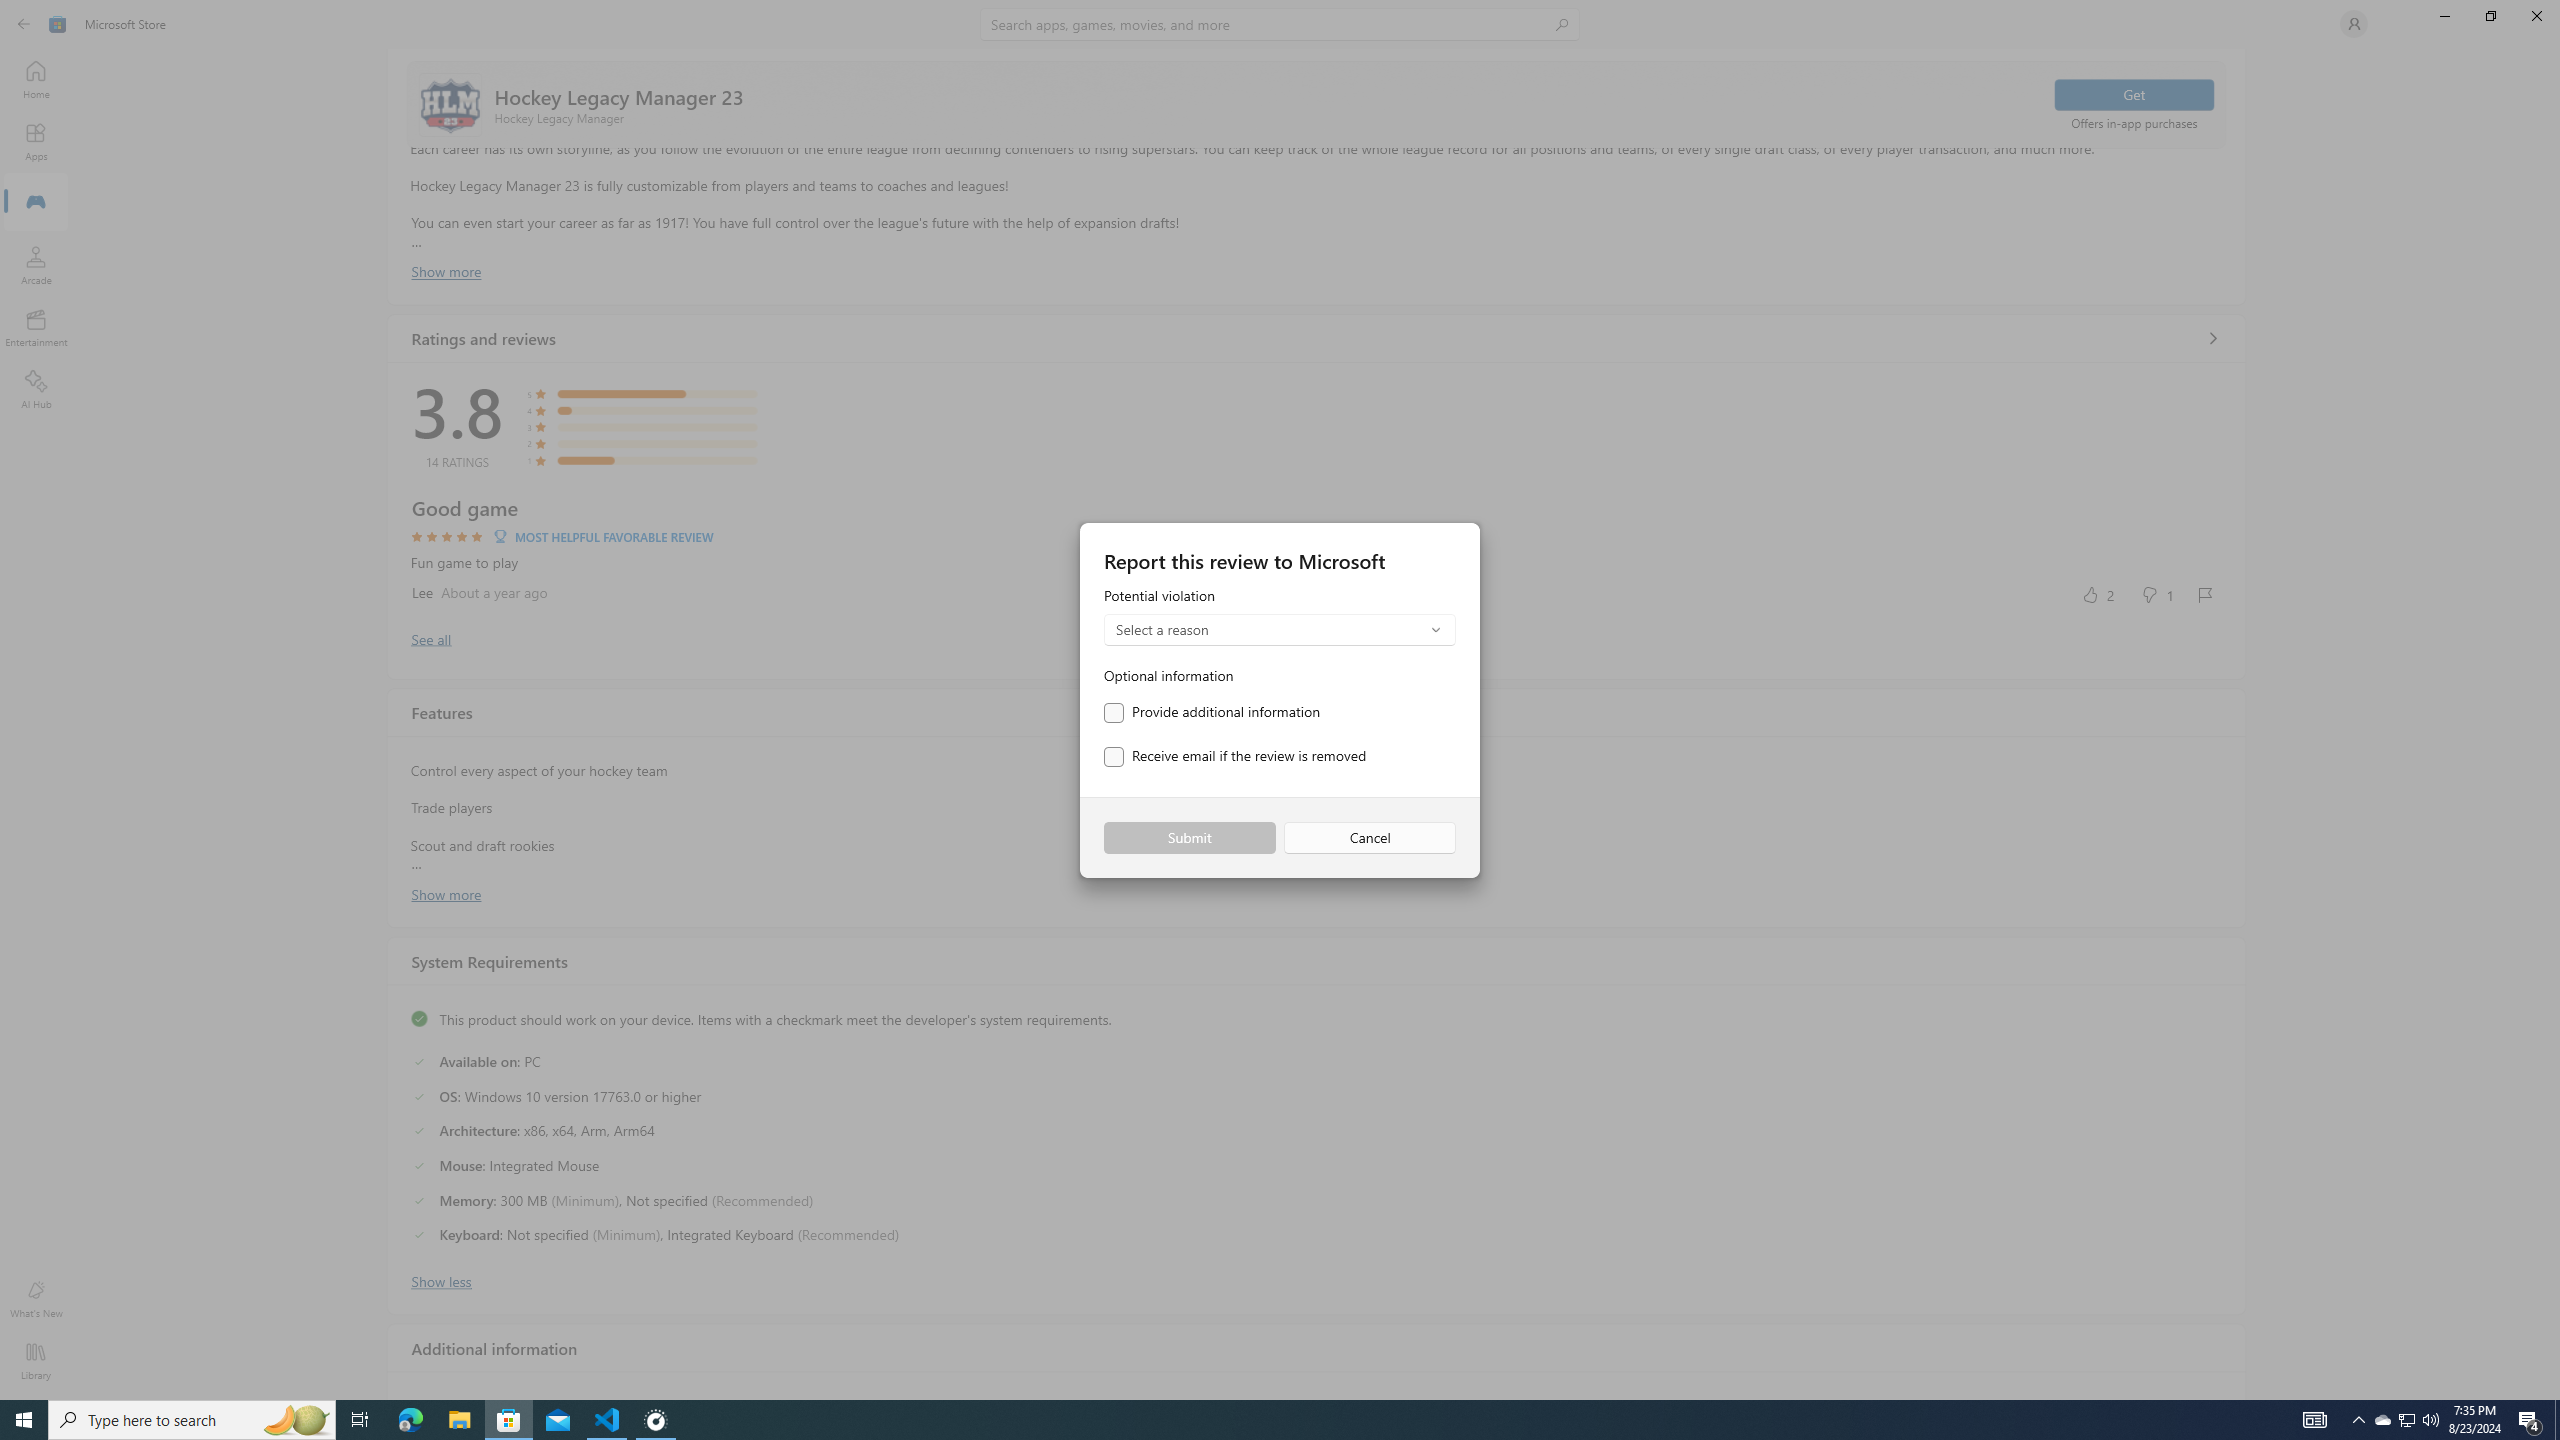  I want to click on 'Search', so click(1280, 23).